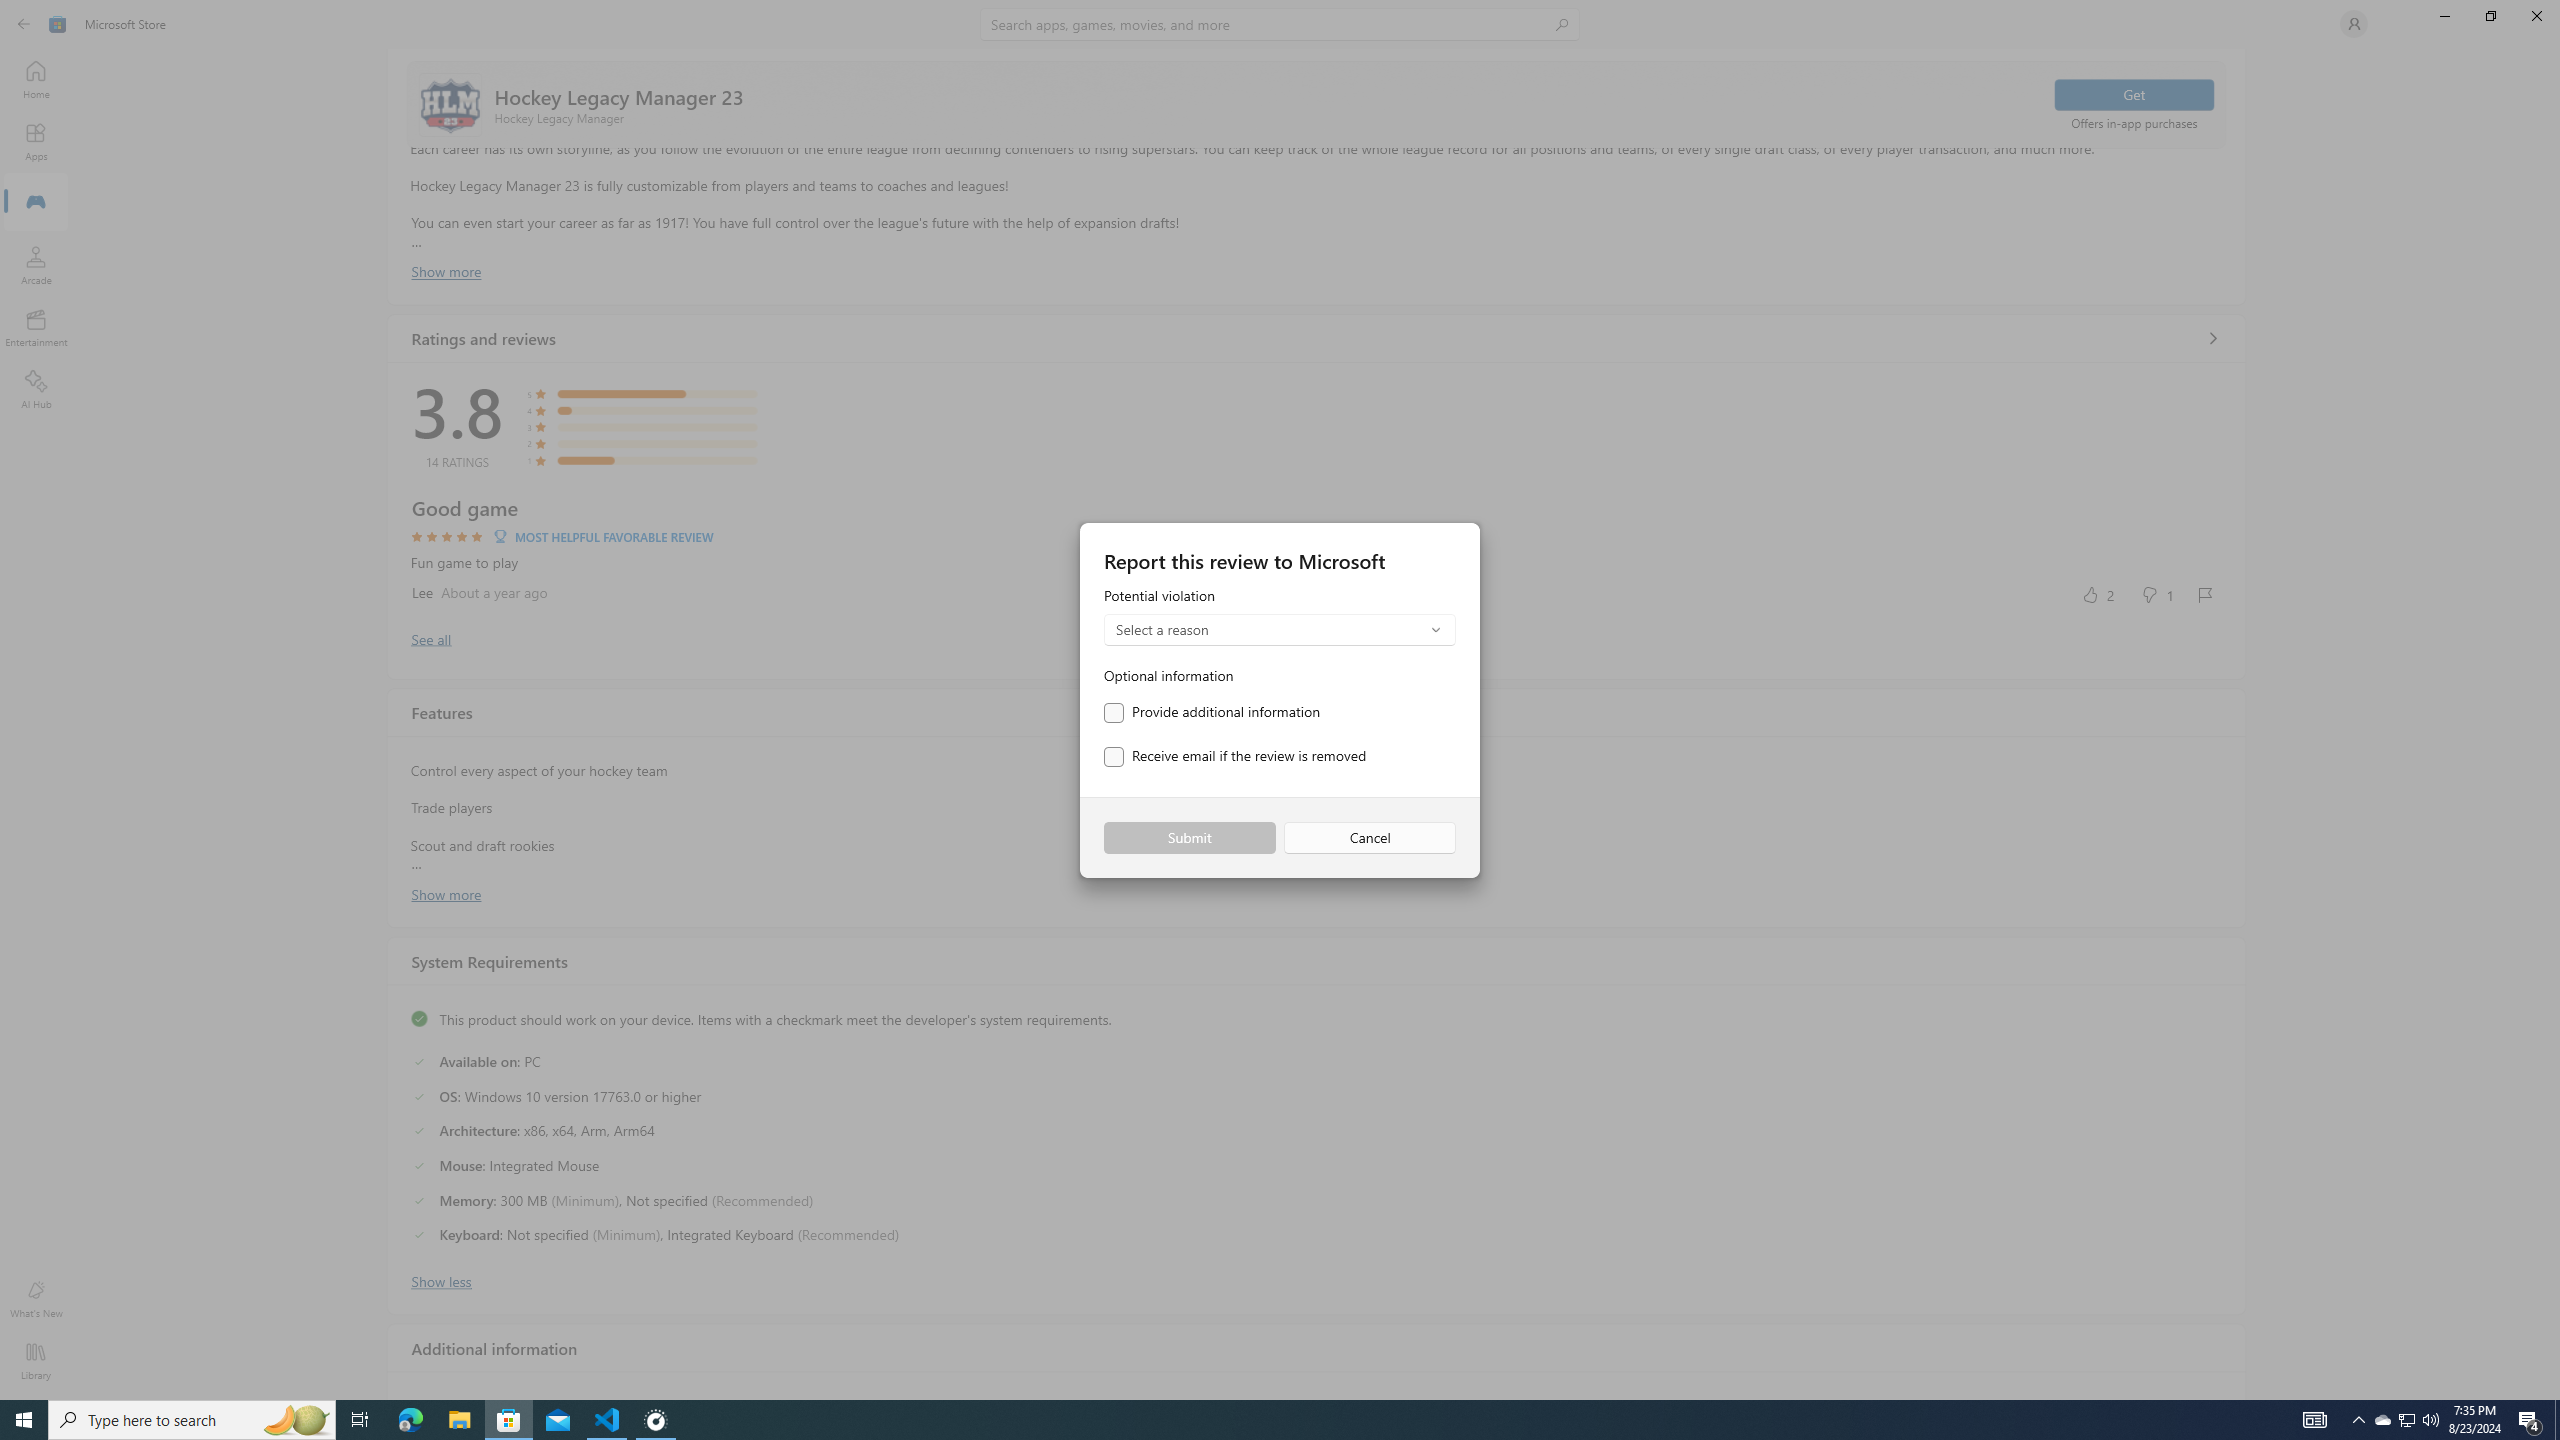  I want to click on 'Search', so click(1280, 23).